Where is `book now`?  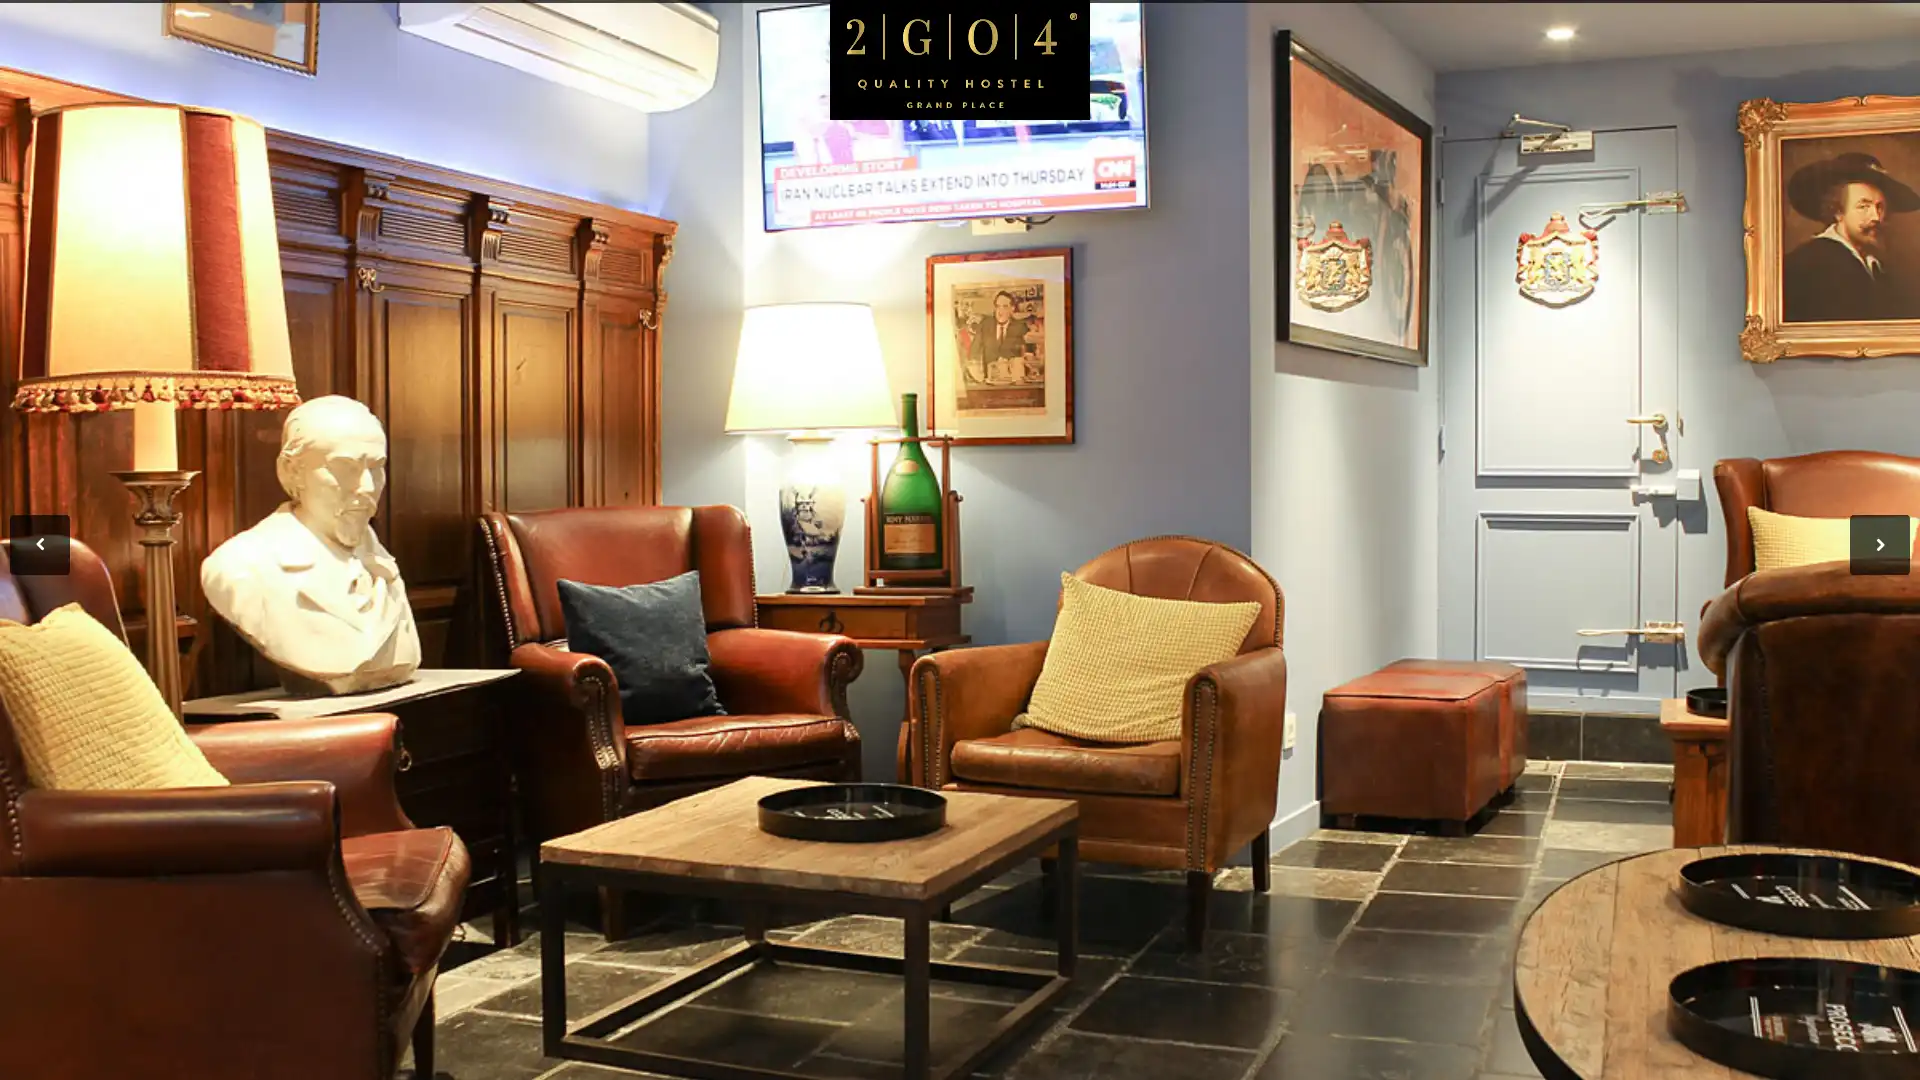
book now is located at coordinates (1754, 162).